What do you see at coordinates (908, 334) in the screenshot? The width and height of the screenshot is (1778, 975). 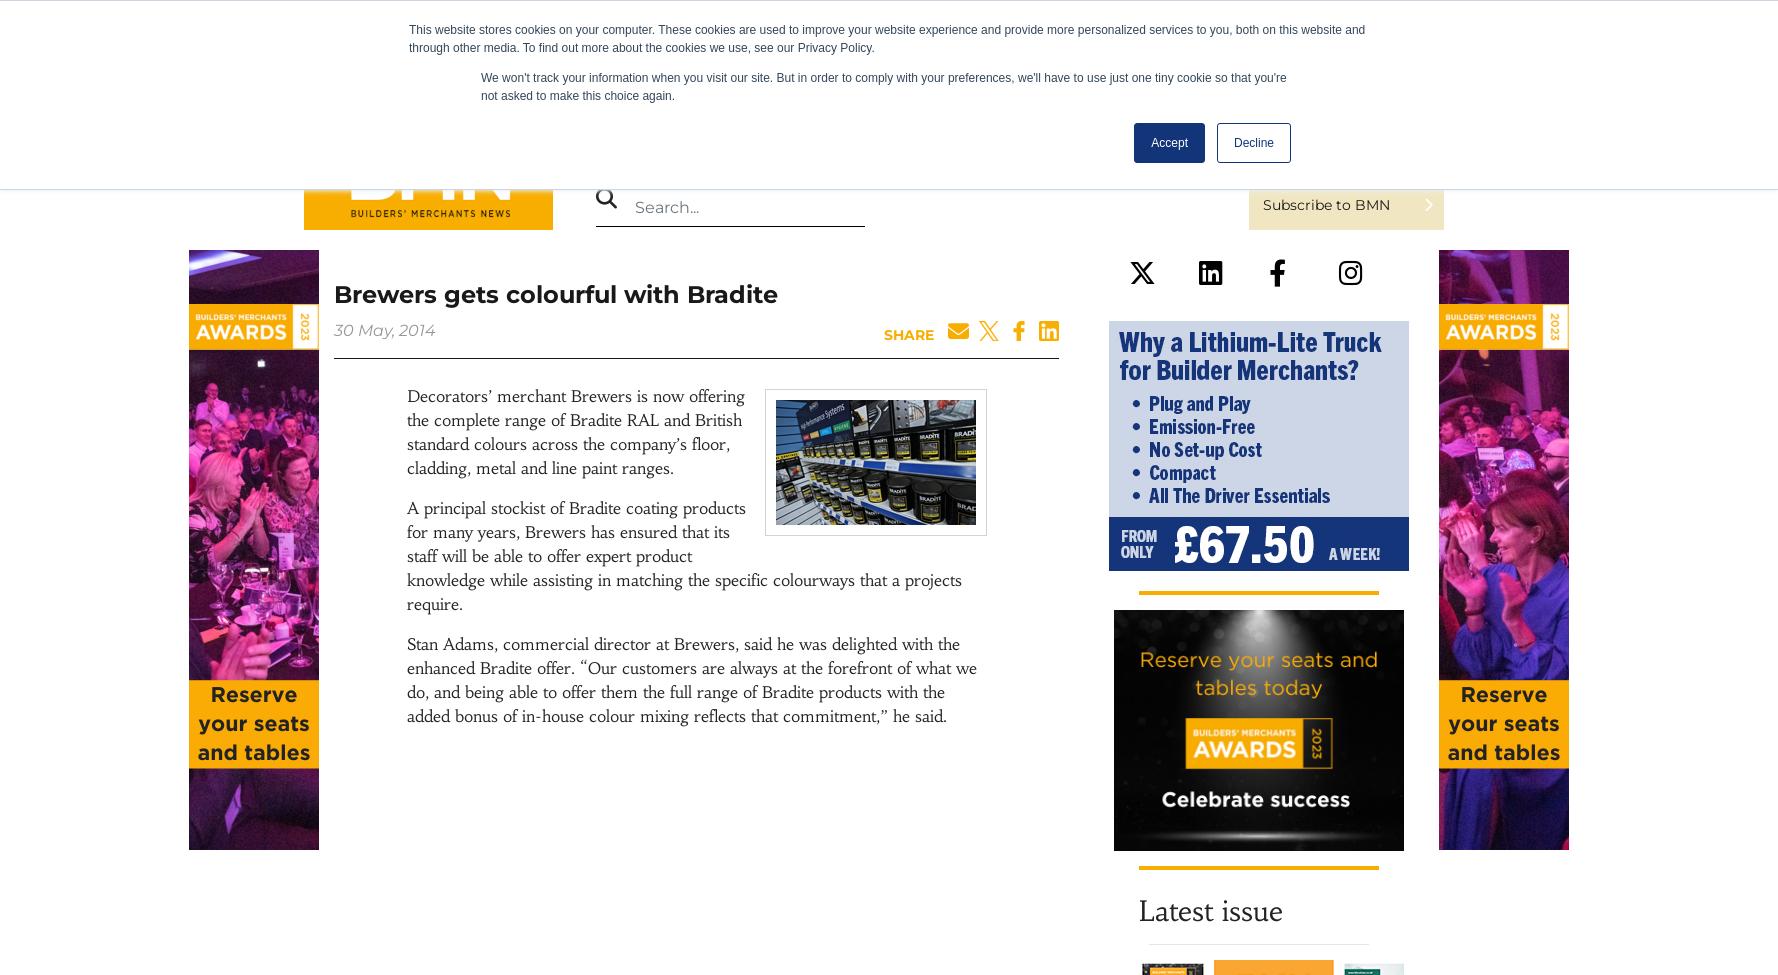 I see `'SHARE'` at bounding box center [908, 334].